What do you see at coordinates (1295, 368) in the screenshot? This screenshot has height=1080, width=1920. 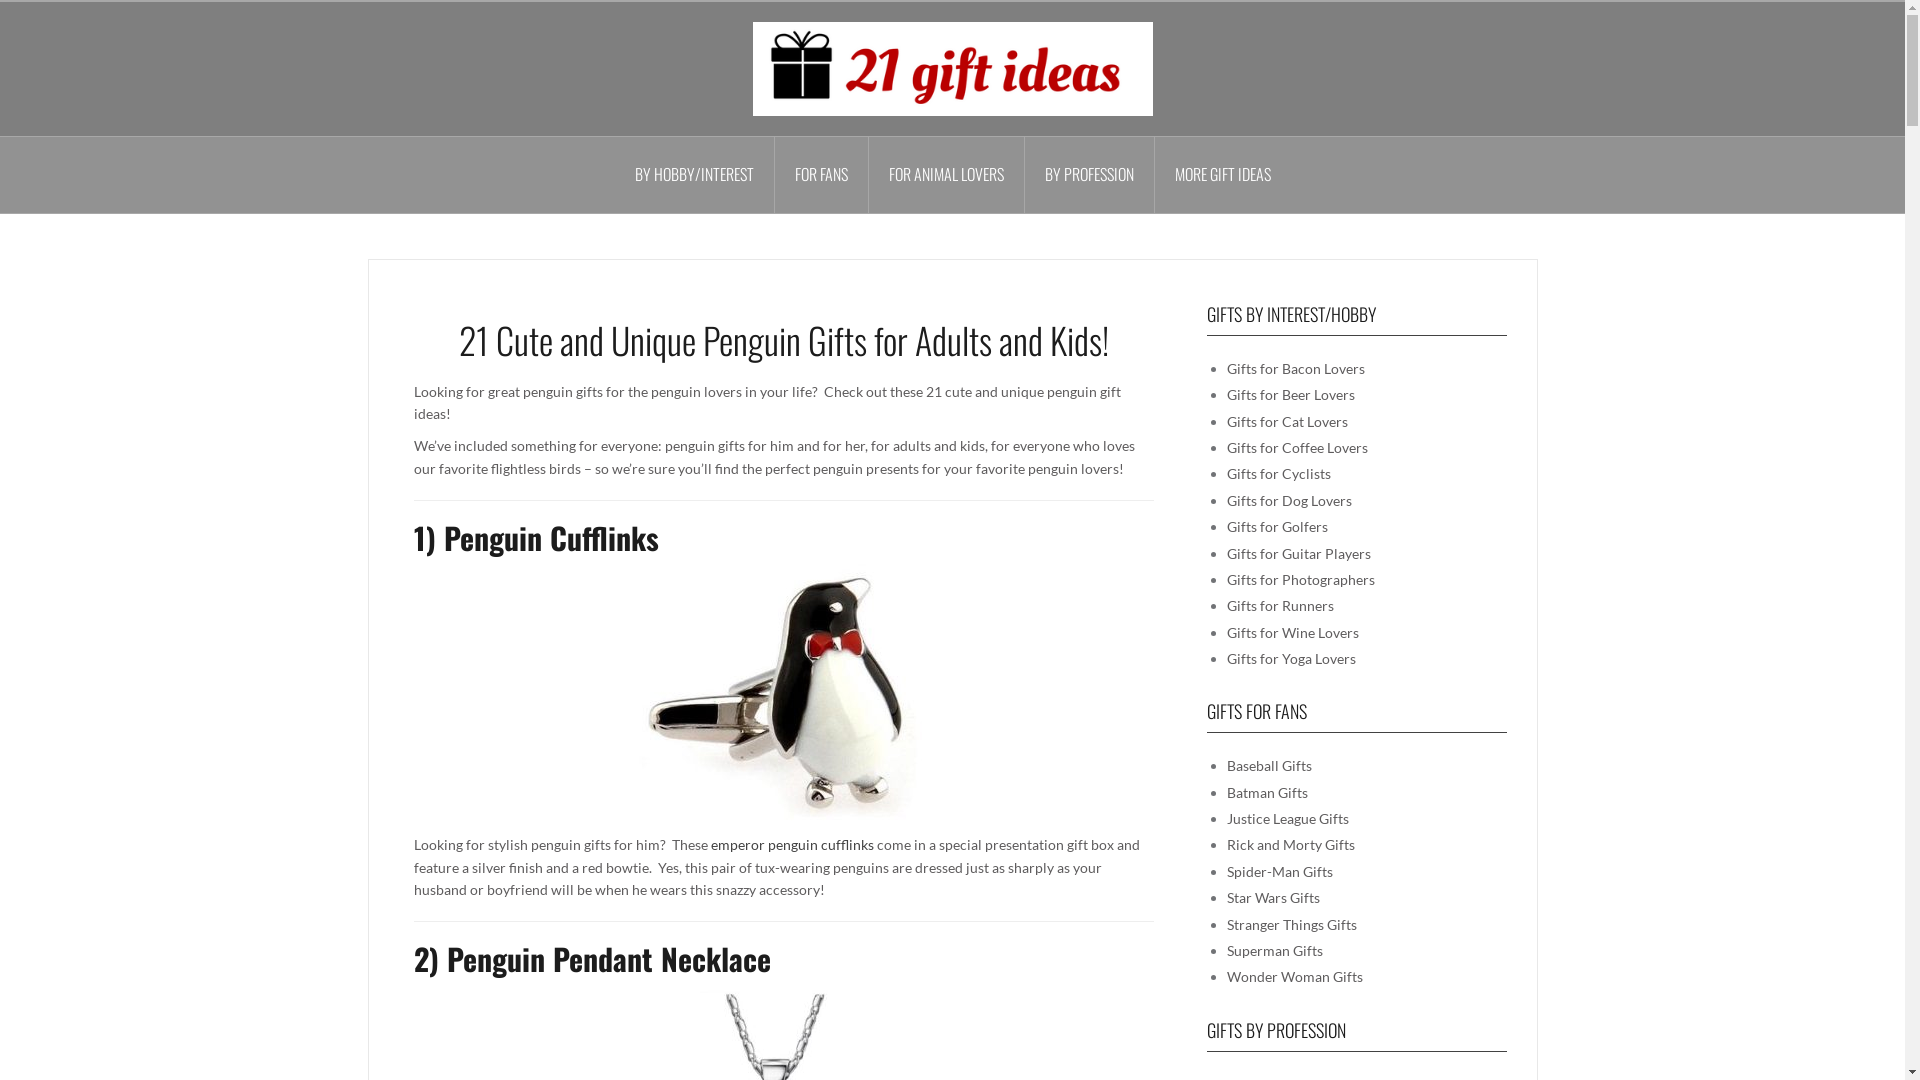 I see `'Gifts for Bacon Lovers'` at bounding box center [1295, 368].